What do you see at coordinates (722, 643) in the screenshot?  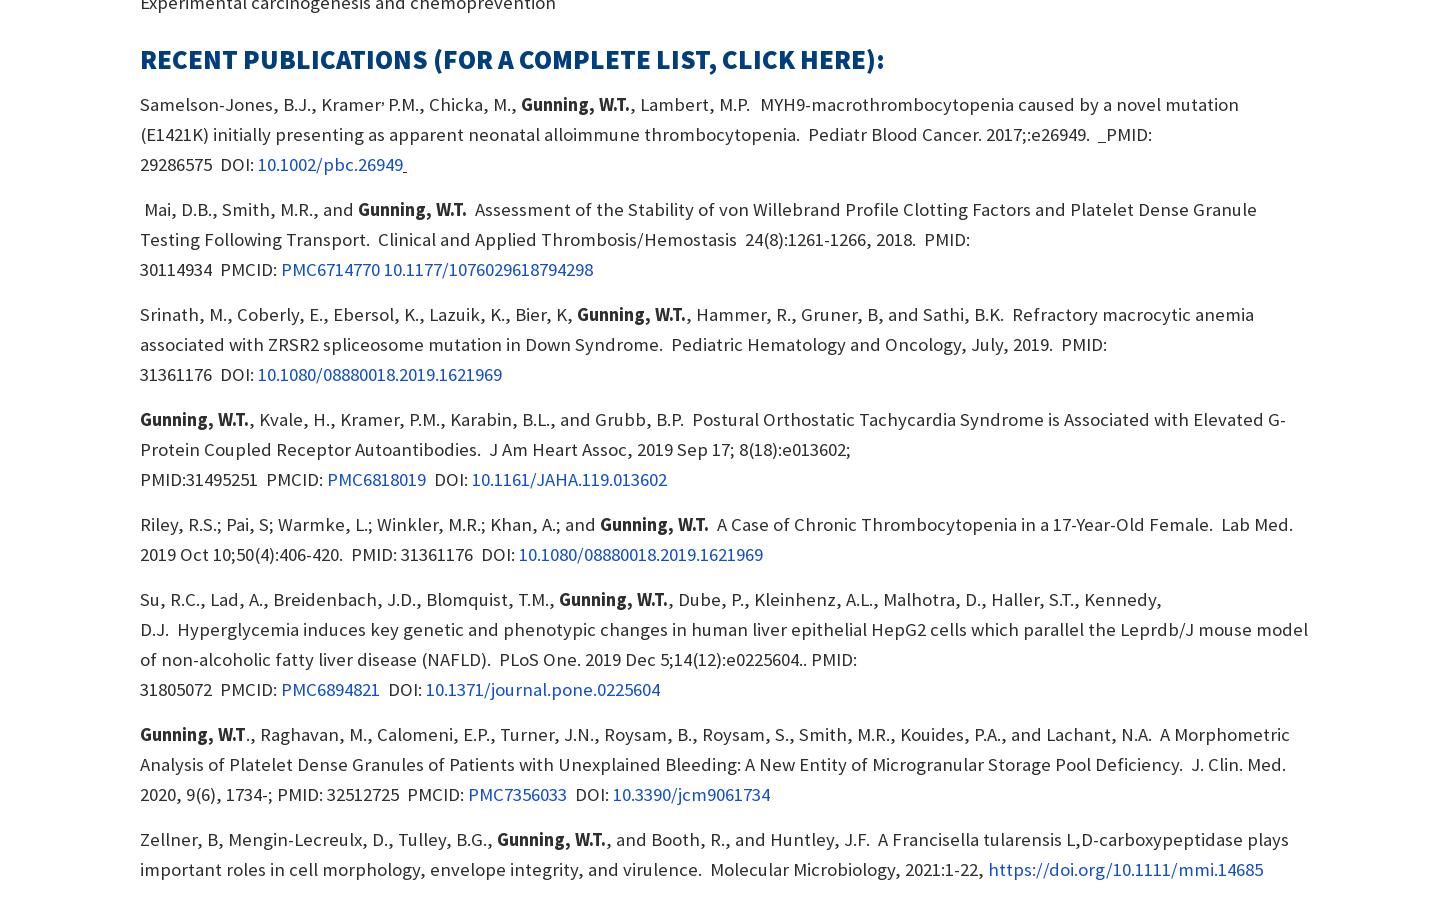 I see `', Dube, P., Kleinhenz, A.L., Malhotra, D., Haller, S.T., Kennedy, D.J.  Hyperglycemia
                  induces key genetic and phenotypic changes in human liver epithelial HepG2 cells which
                  parallel the Leprdb/J mouse model of non-alcoholic fatty liver disease (NAFLD).  PLoS
                  One. 2019 Dec 5;14(12):e0225604.. PMID: 31805072  PMCID:'` at bounding box center [722, 643].